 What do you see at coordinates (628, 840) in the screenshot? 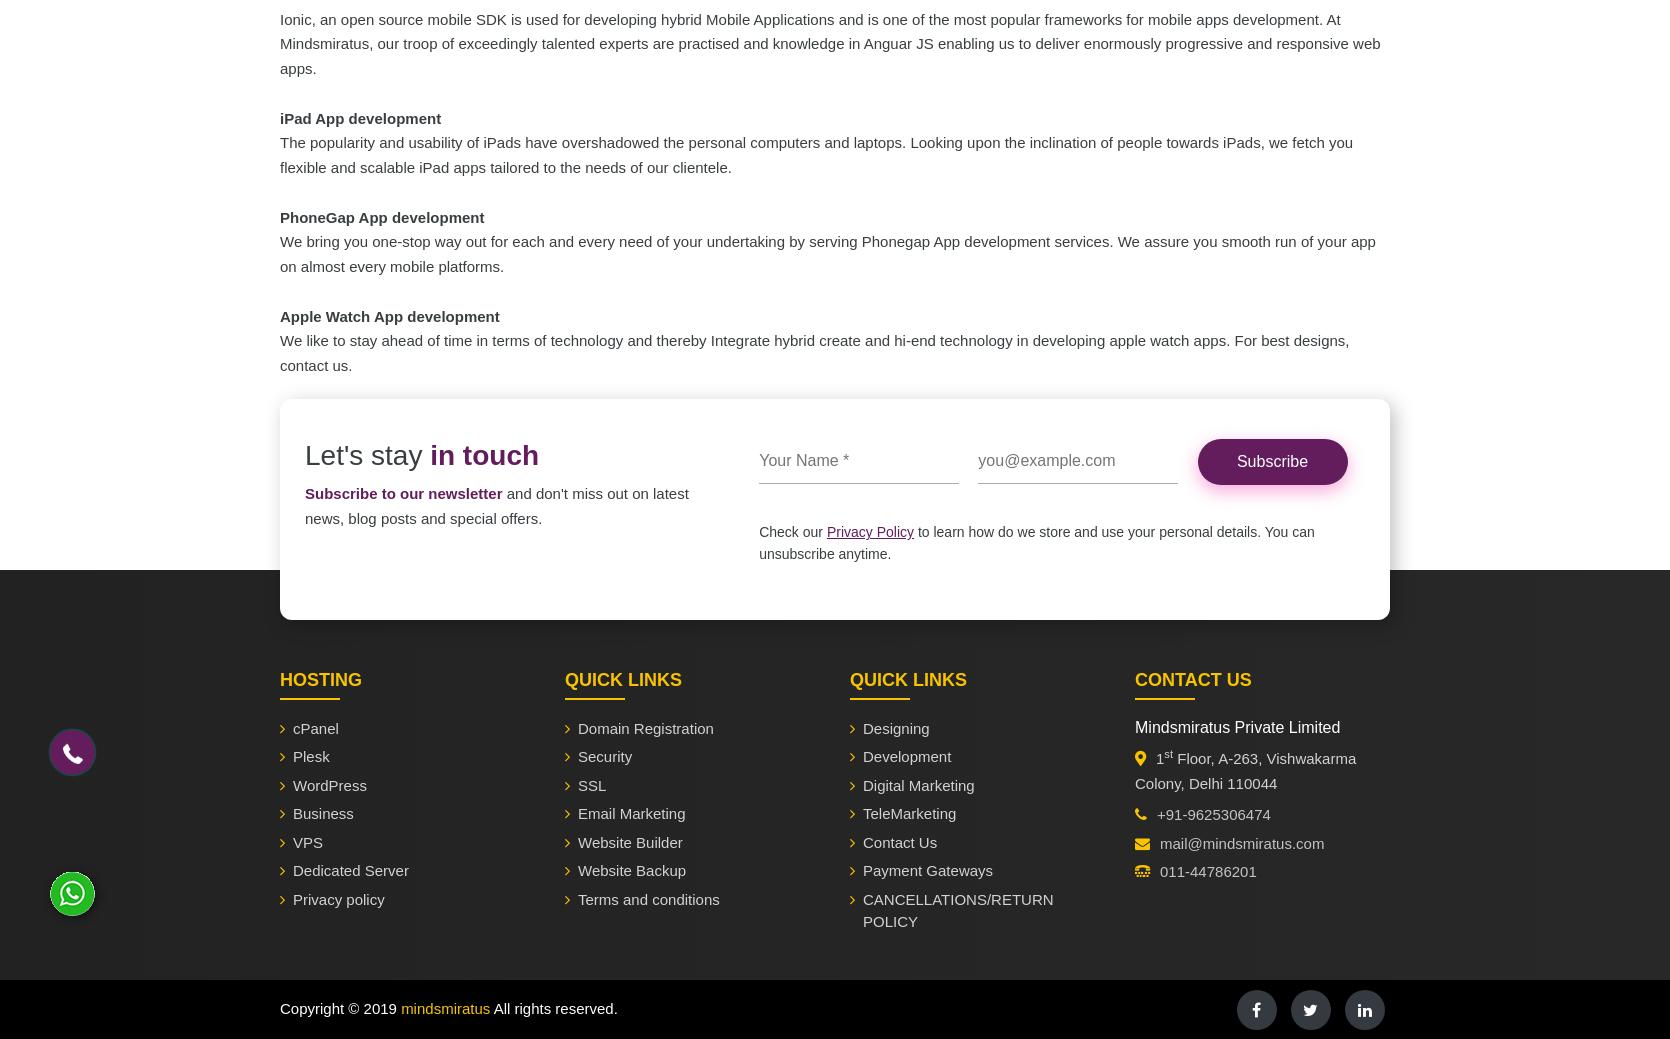
I see `'Website Builder'` at bounding box center [628, 840].